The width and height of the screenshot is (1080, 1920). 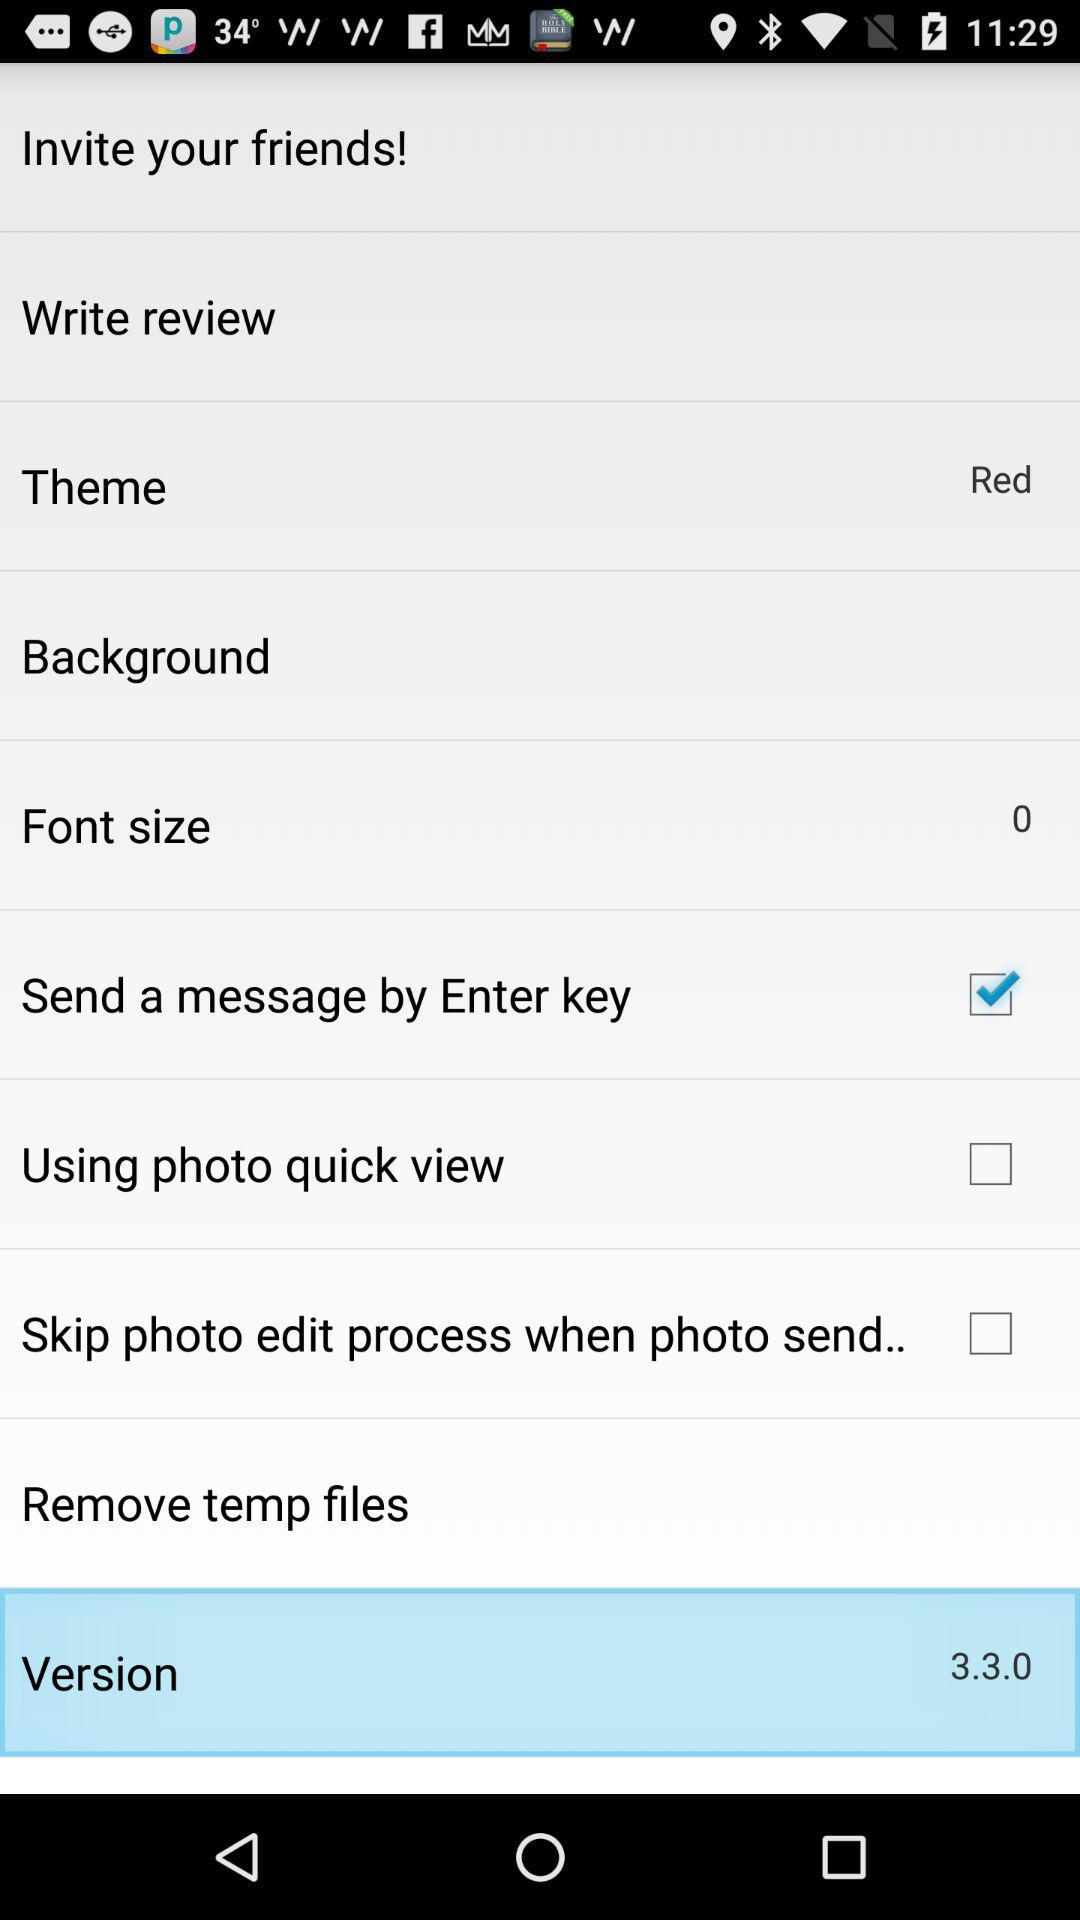 What do you see at coordinates (115, 824) in the screenshot?
I see `the font size` at bounding box center [115, 824].